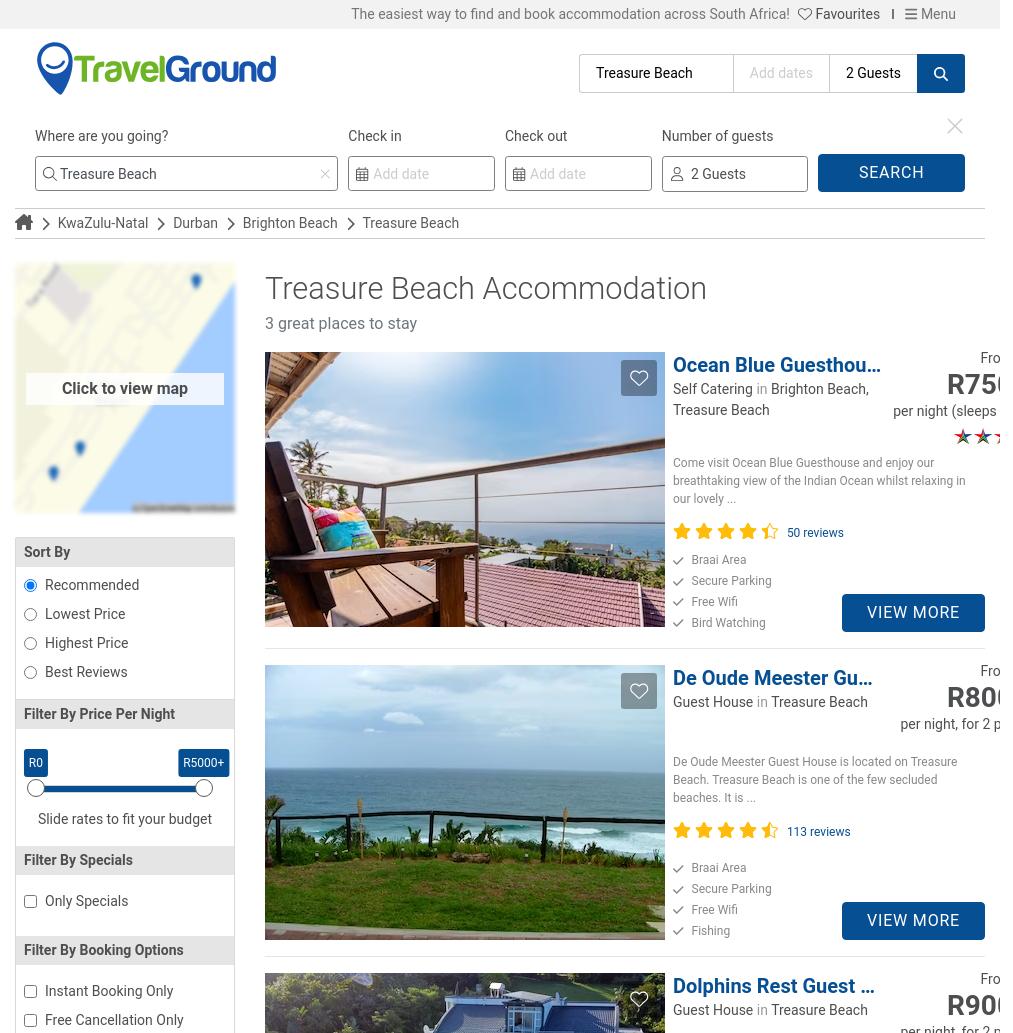 This screenshot has height=1033, width=1013. What do you see at coordinates (820, 389) in the screenshot?
I see `'Brighton Beach,'` at bounding box center [820, 389].